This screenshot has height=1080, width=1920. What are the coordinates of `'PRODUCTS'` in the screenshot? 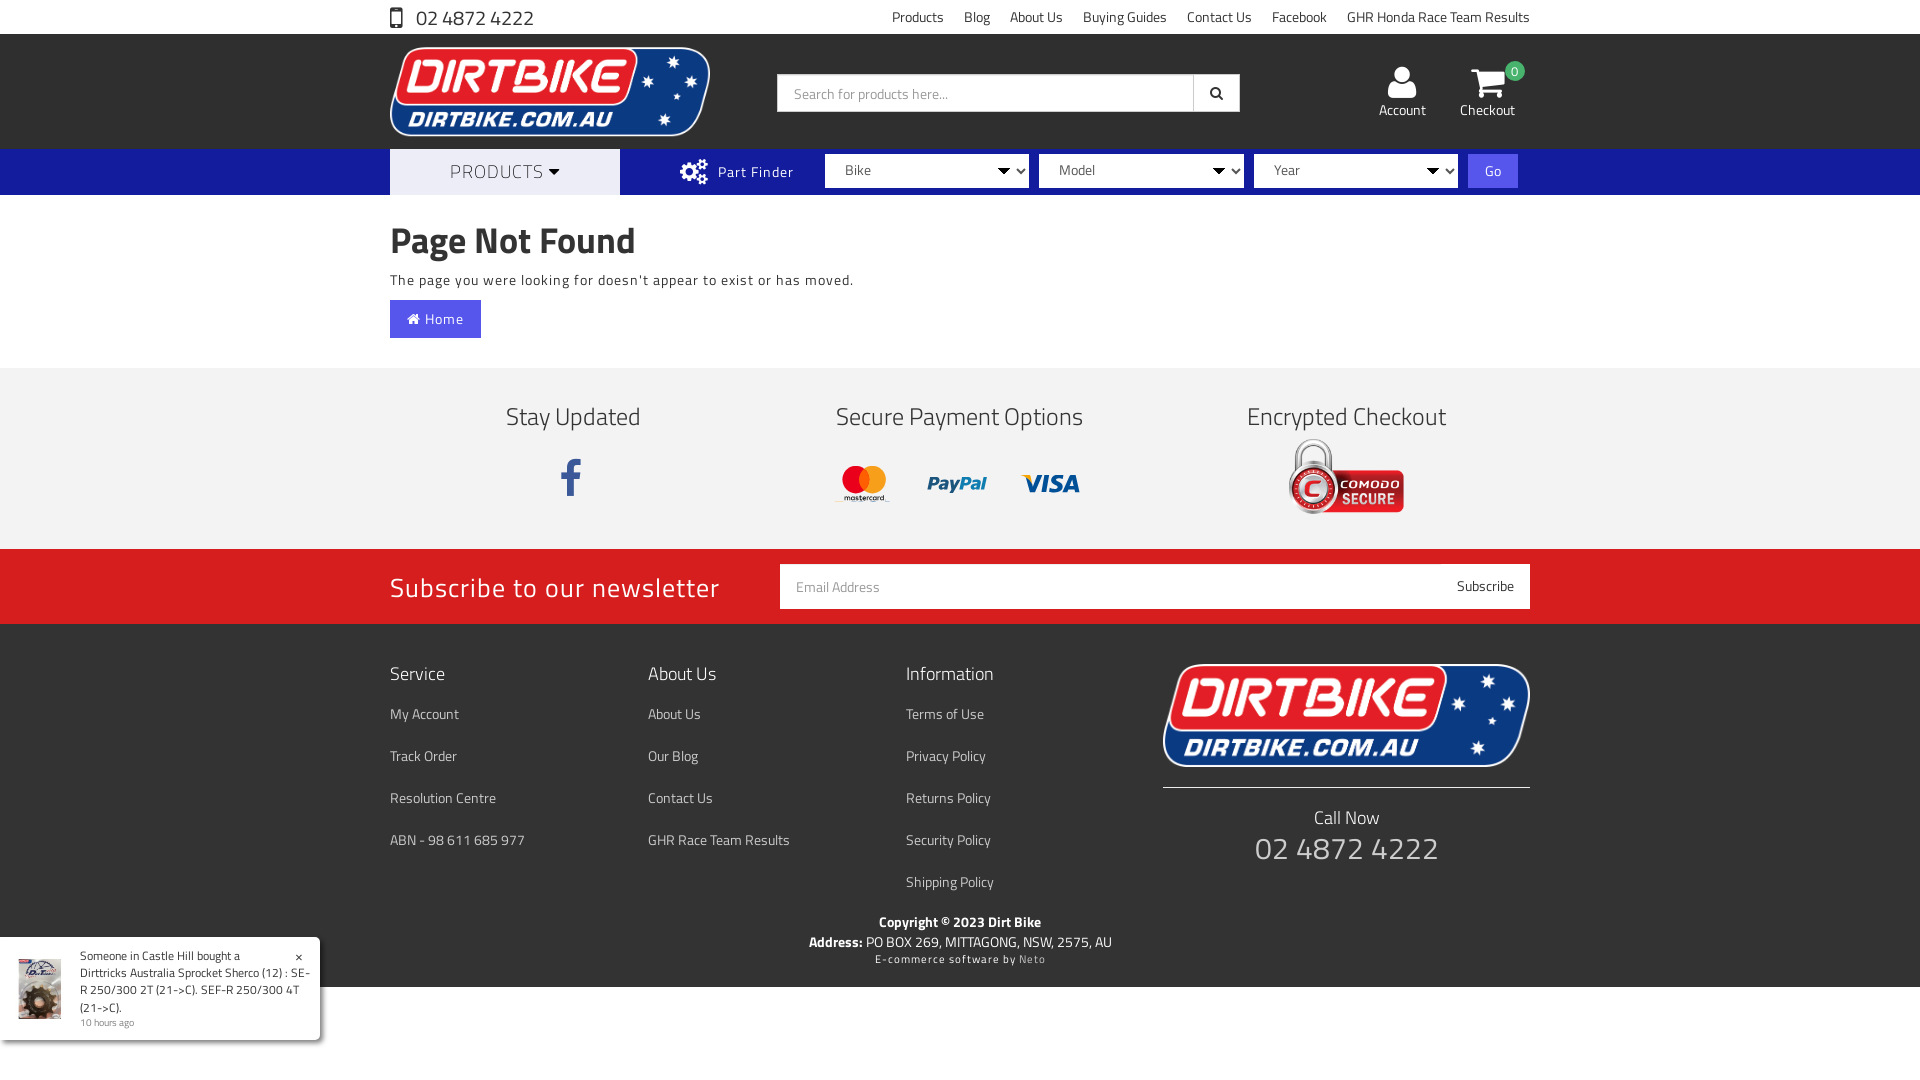 It's located at (504, 171).